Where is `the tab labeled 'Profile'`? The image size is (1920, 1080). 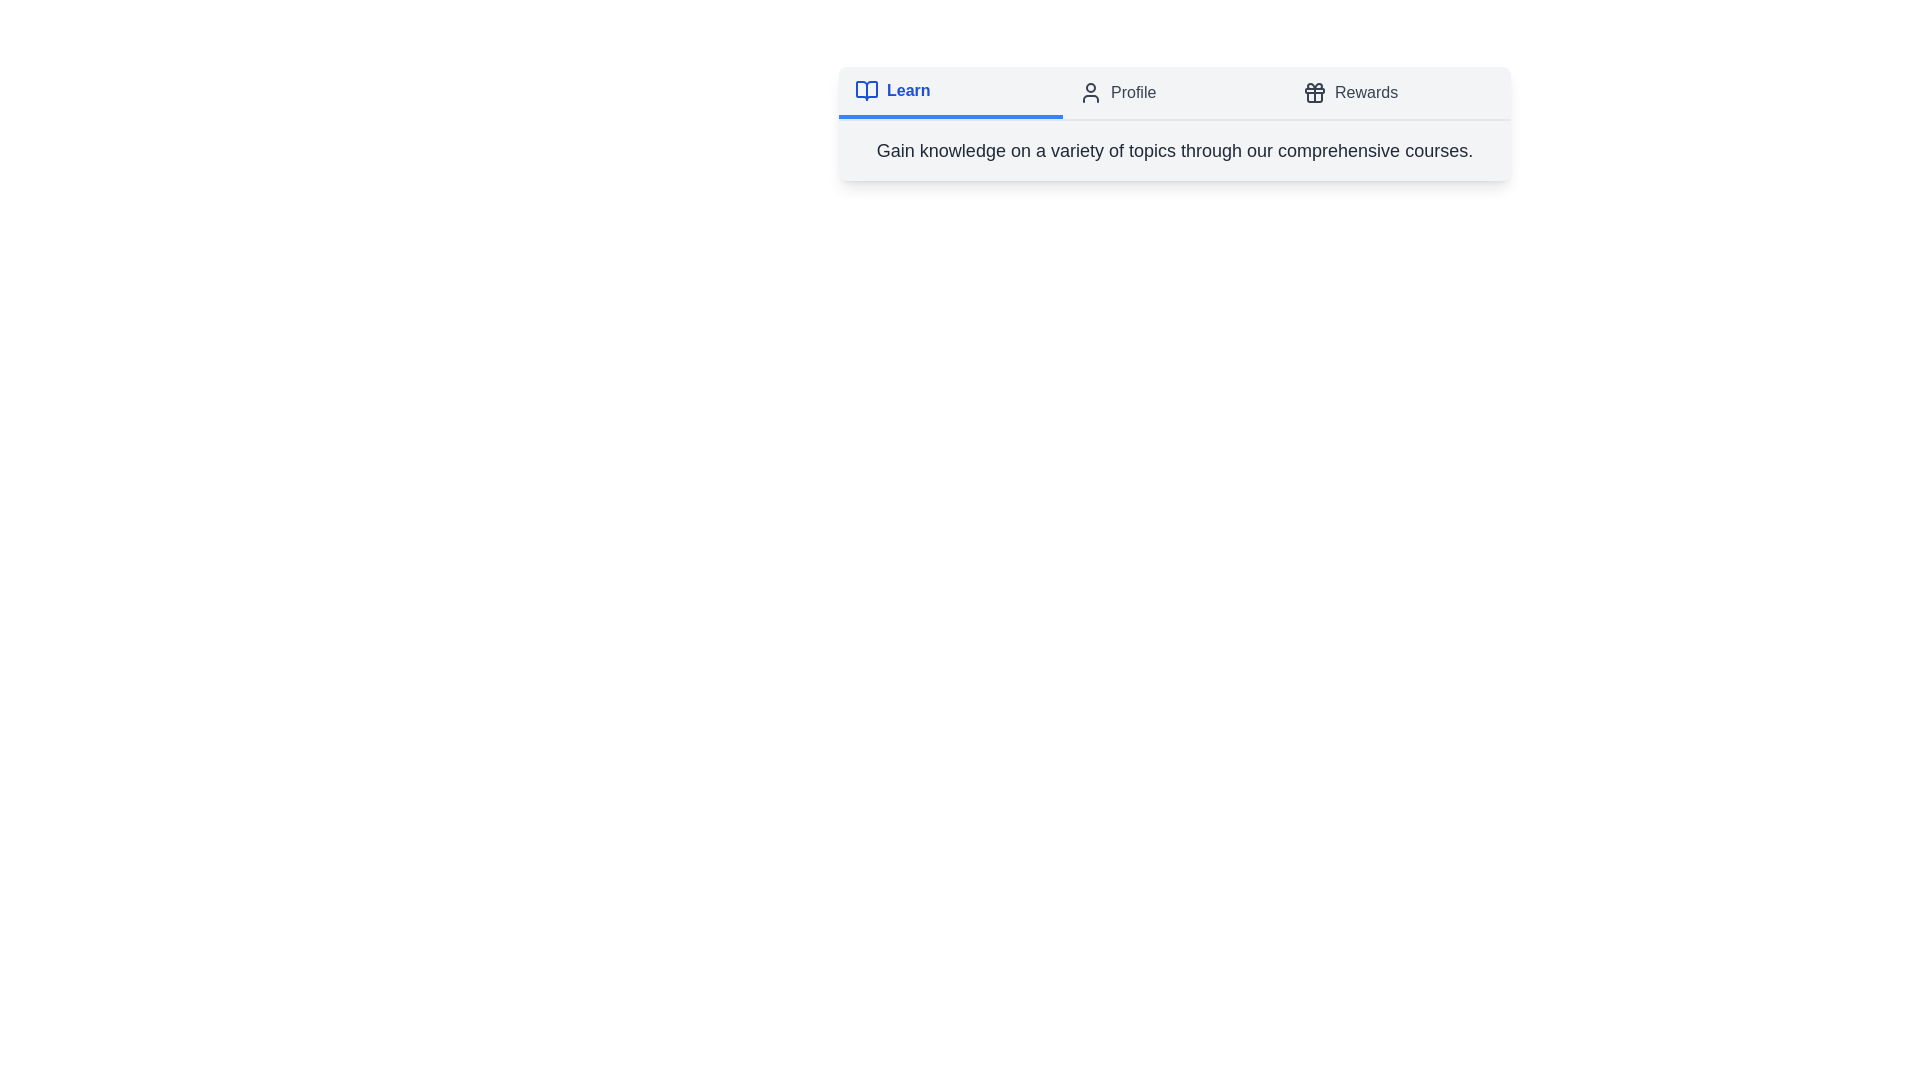
the tab labeled 'Profile' is located at coordinates (1175, 92).